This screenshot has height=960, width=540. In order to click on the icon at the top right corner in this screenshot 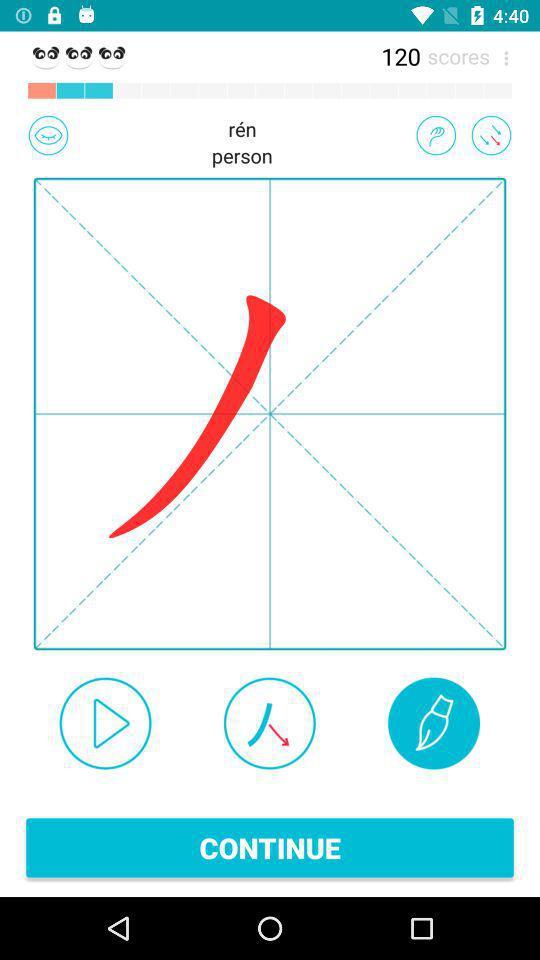, I will do `click(500, 55)`.